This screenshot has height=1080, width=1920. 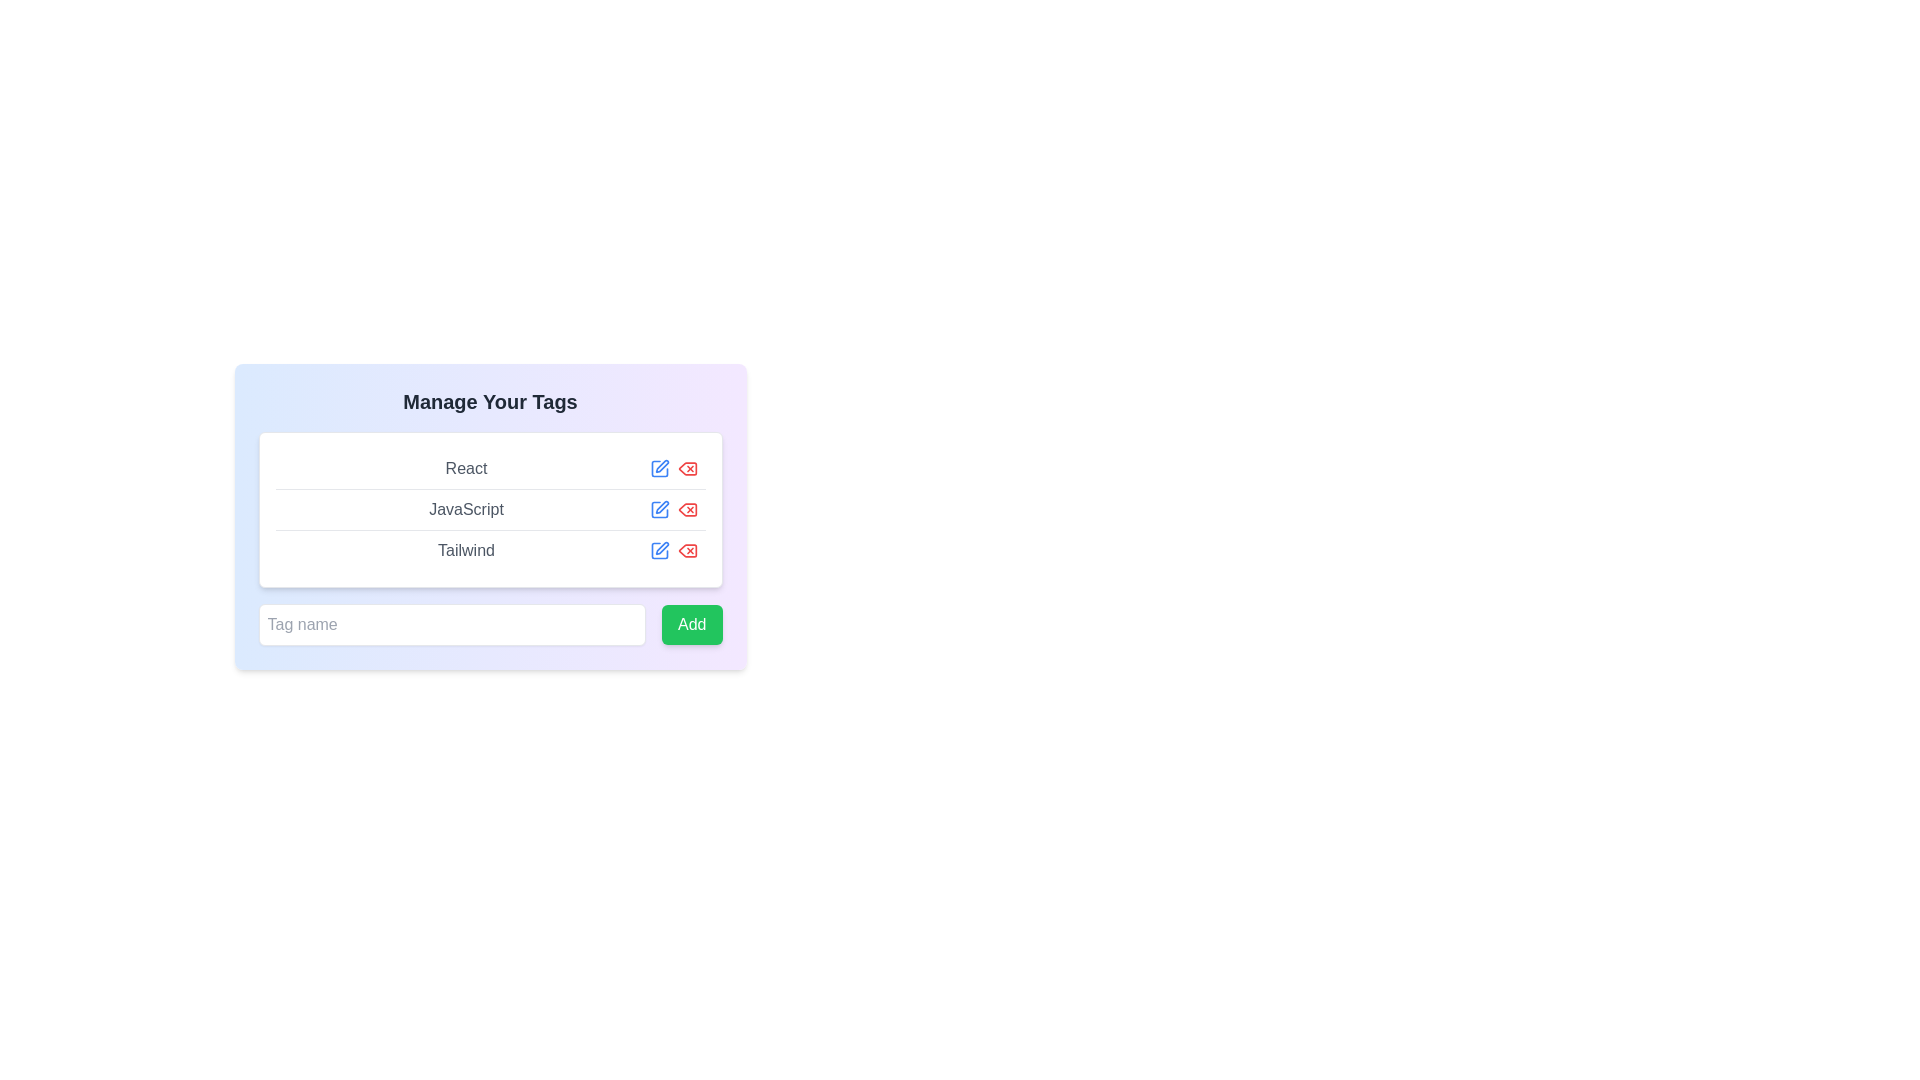 What do you see at coordinates (659, 551) in the screenshot?
I see `the interactive graphical button to the right of the 'Tailwind' text in the 'Manage Your Tags' table` at bounding box center [659, 551].